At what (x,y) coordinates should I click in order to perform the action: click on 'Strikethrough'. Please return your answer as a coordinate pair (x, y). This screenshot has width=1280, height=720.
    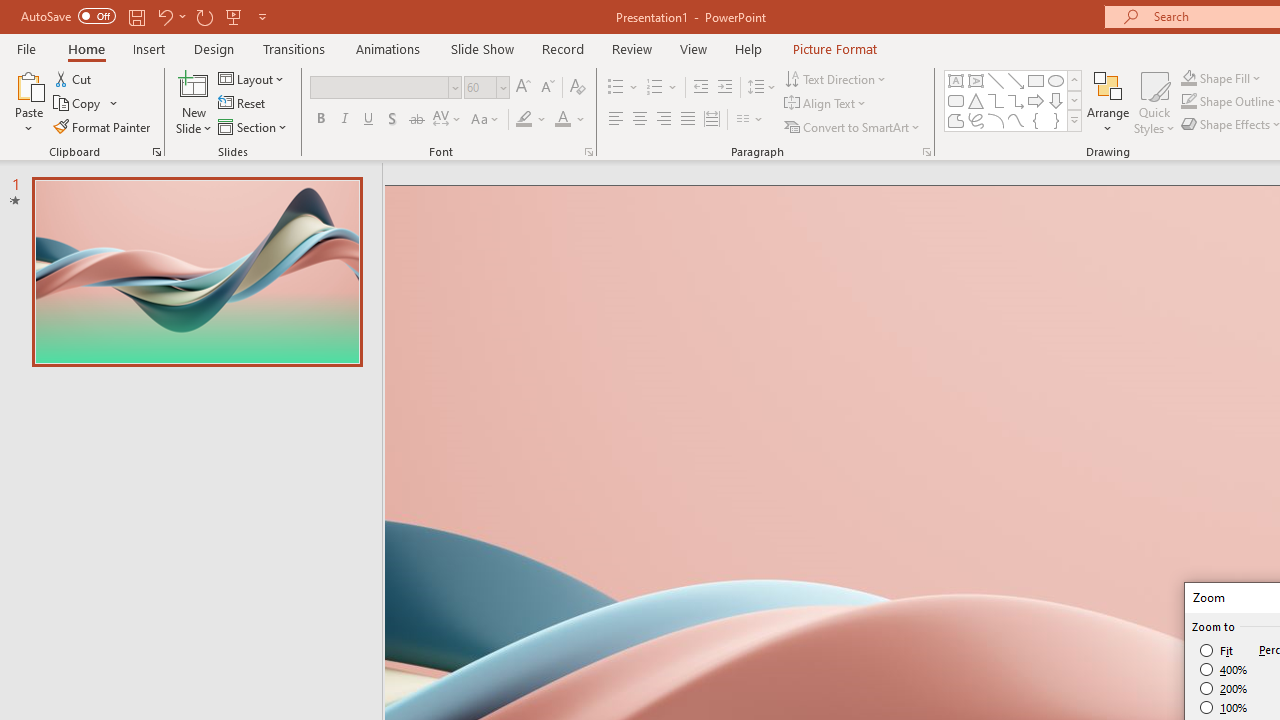
    Looking at the image, I should click on (415, 119).